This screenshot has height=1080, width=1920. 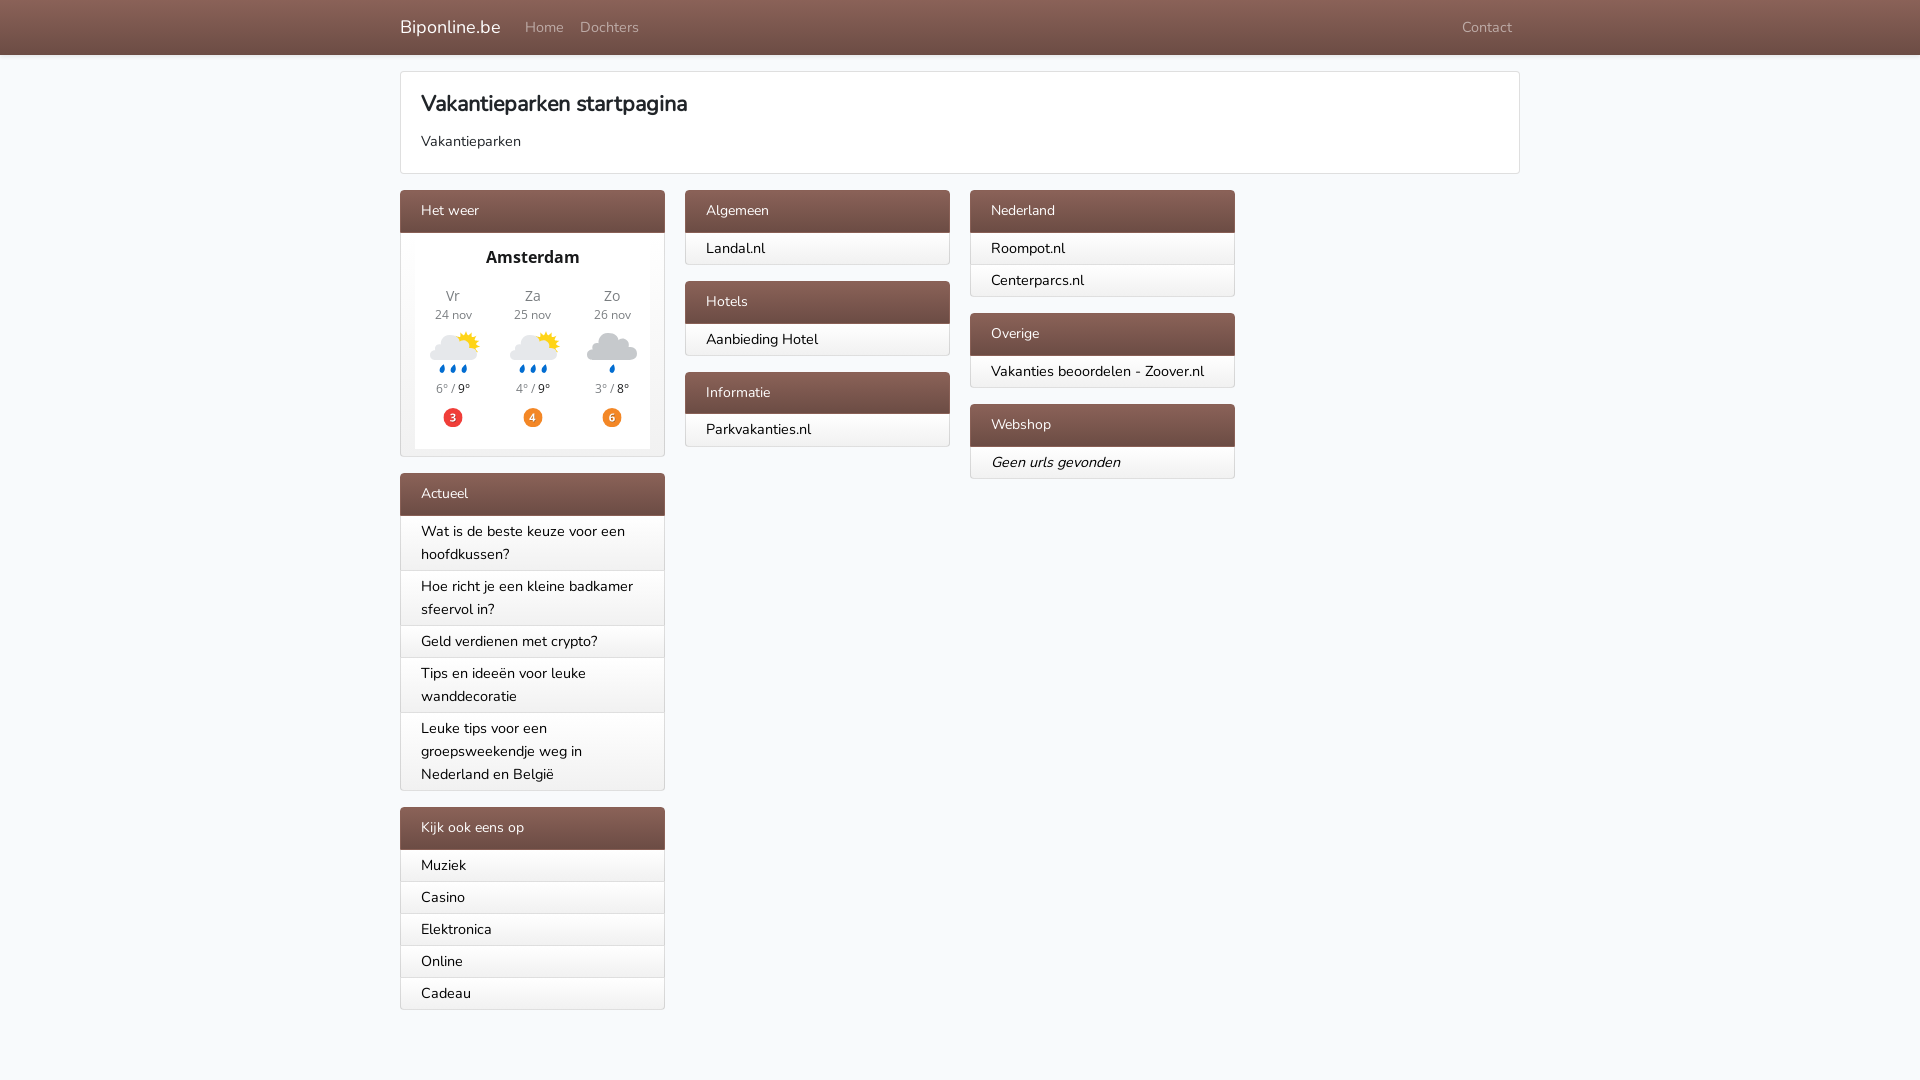 What do you see at coordinates (990, 280) in the screenshot?
I see `'Centerparcs.nl'` at bounding box center [990, 280].